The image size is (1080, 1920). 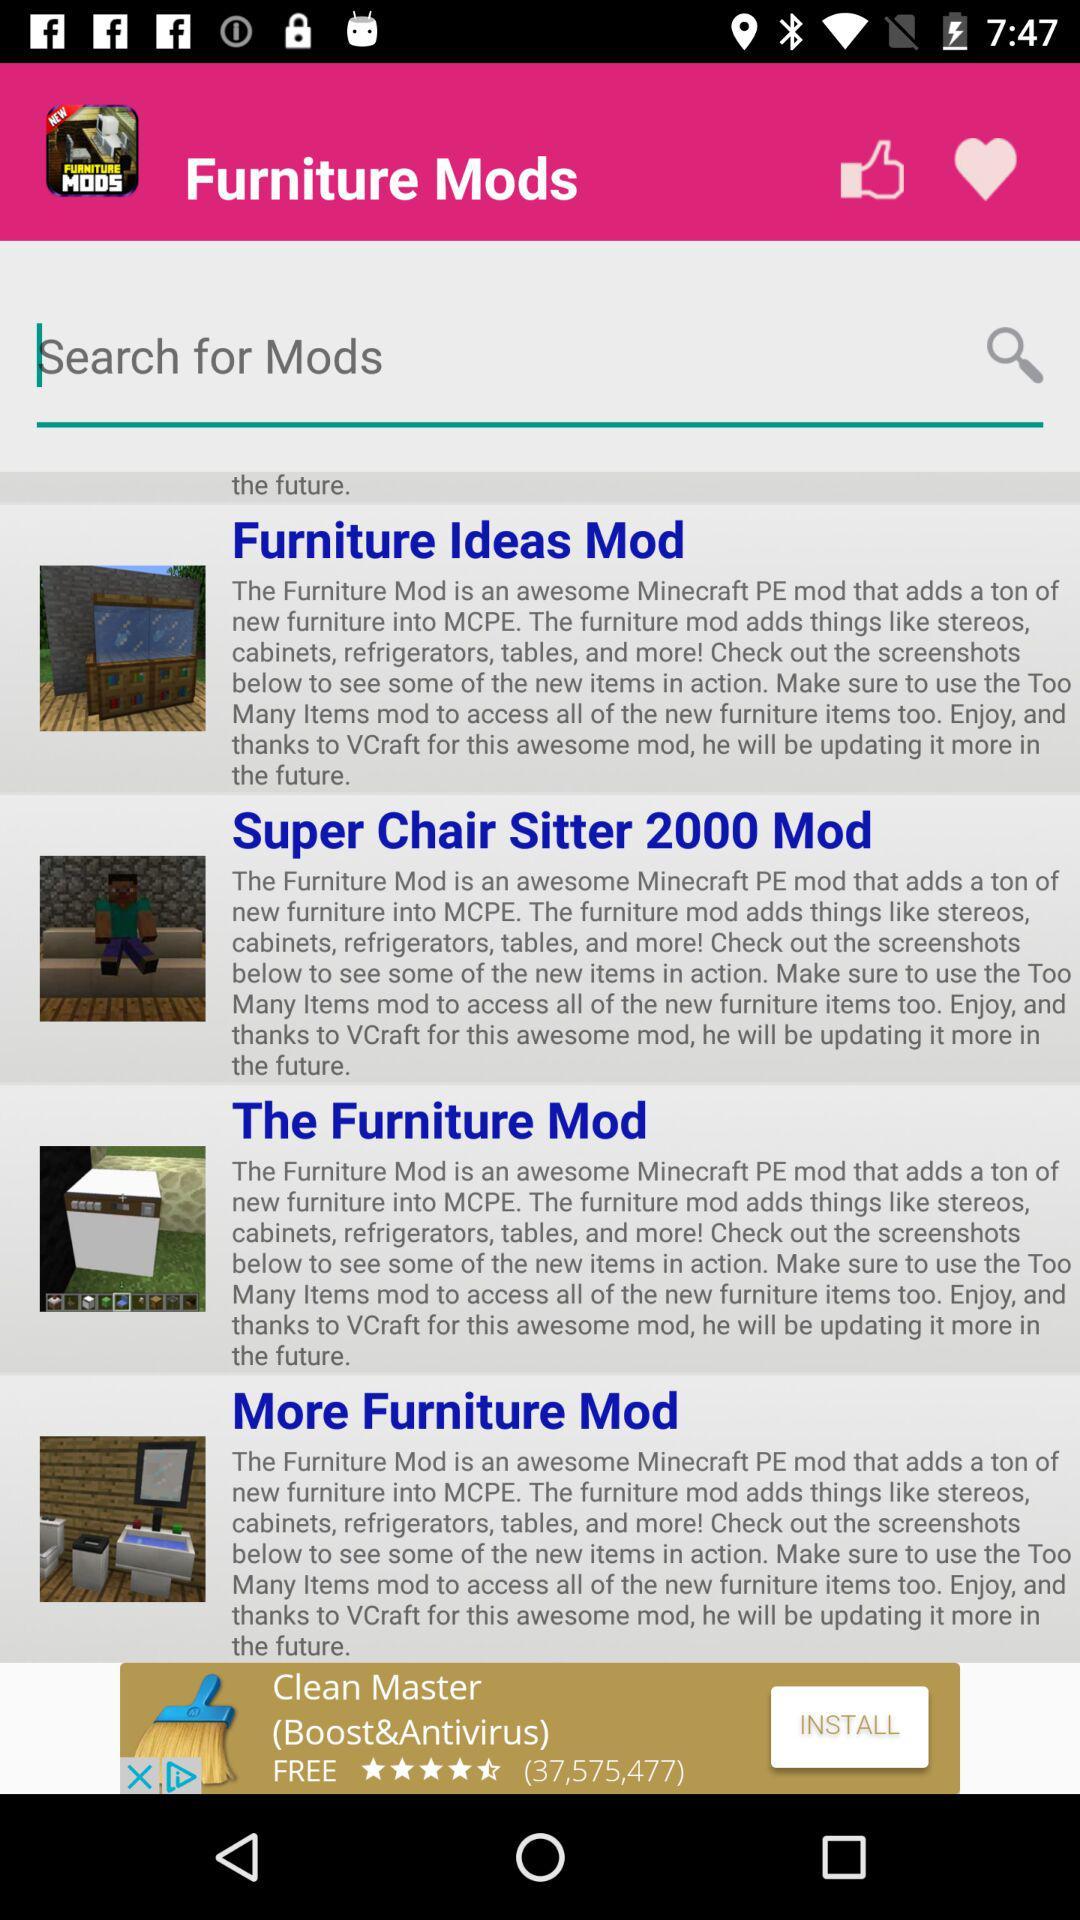 What do you see at coordinates (123, 1518) in the screenshot?
I see `the last image at the left bottom of the site` at bounding box center [123, 1518].